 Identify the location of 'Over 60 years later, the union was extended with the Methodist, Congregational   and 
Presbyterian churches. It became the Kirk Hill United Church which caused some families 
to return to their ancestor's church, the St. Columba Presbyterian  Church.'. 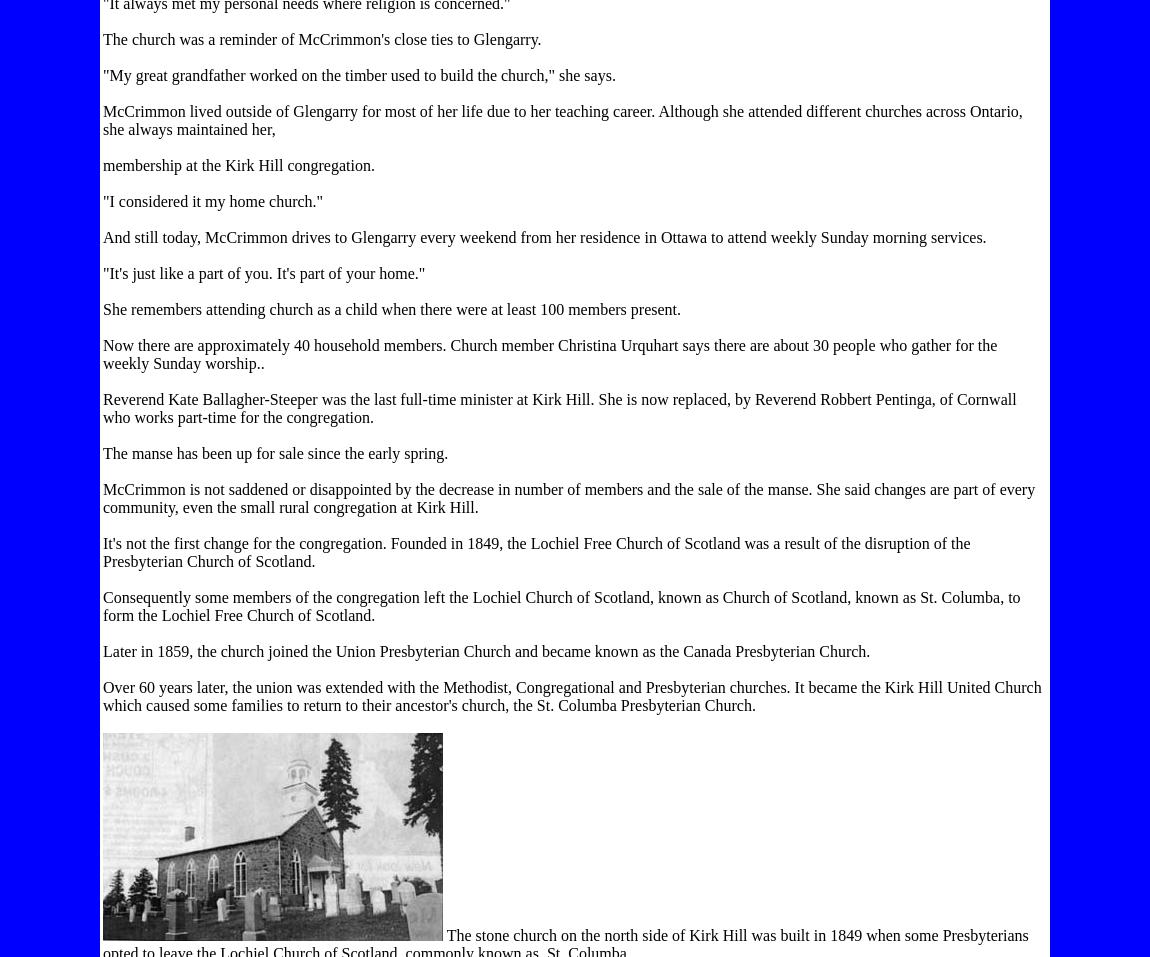
(102, 696).